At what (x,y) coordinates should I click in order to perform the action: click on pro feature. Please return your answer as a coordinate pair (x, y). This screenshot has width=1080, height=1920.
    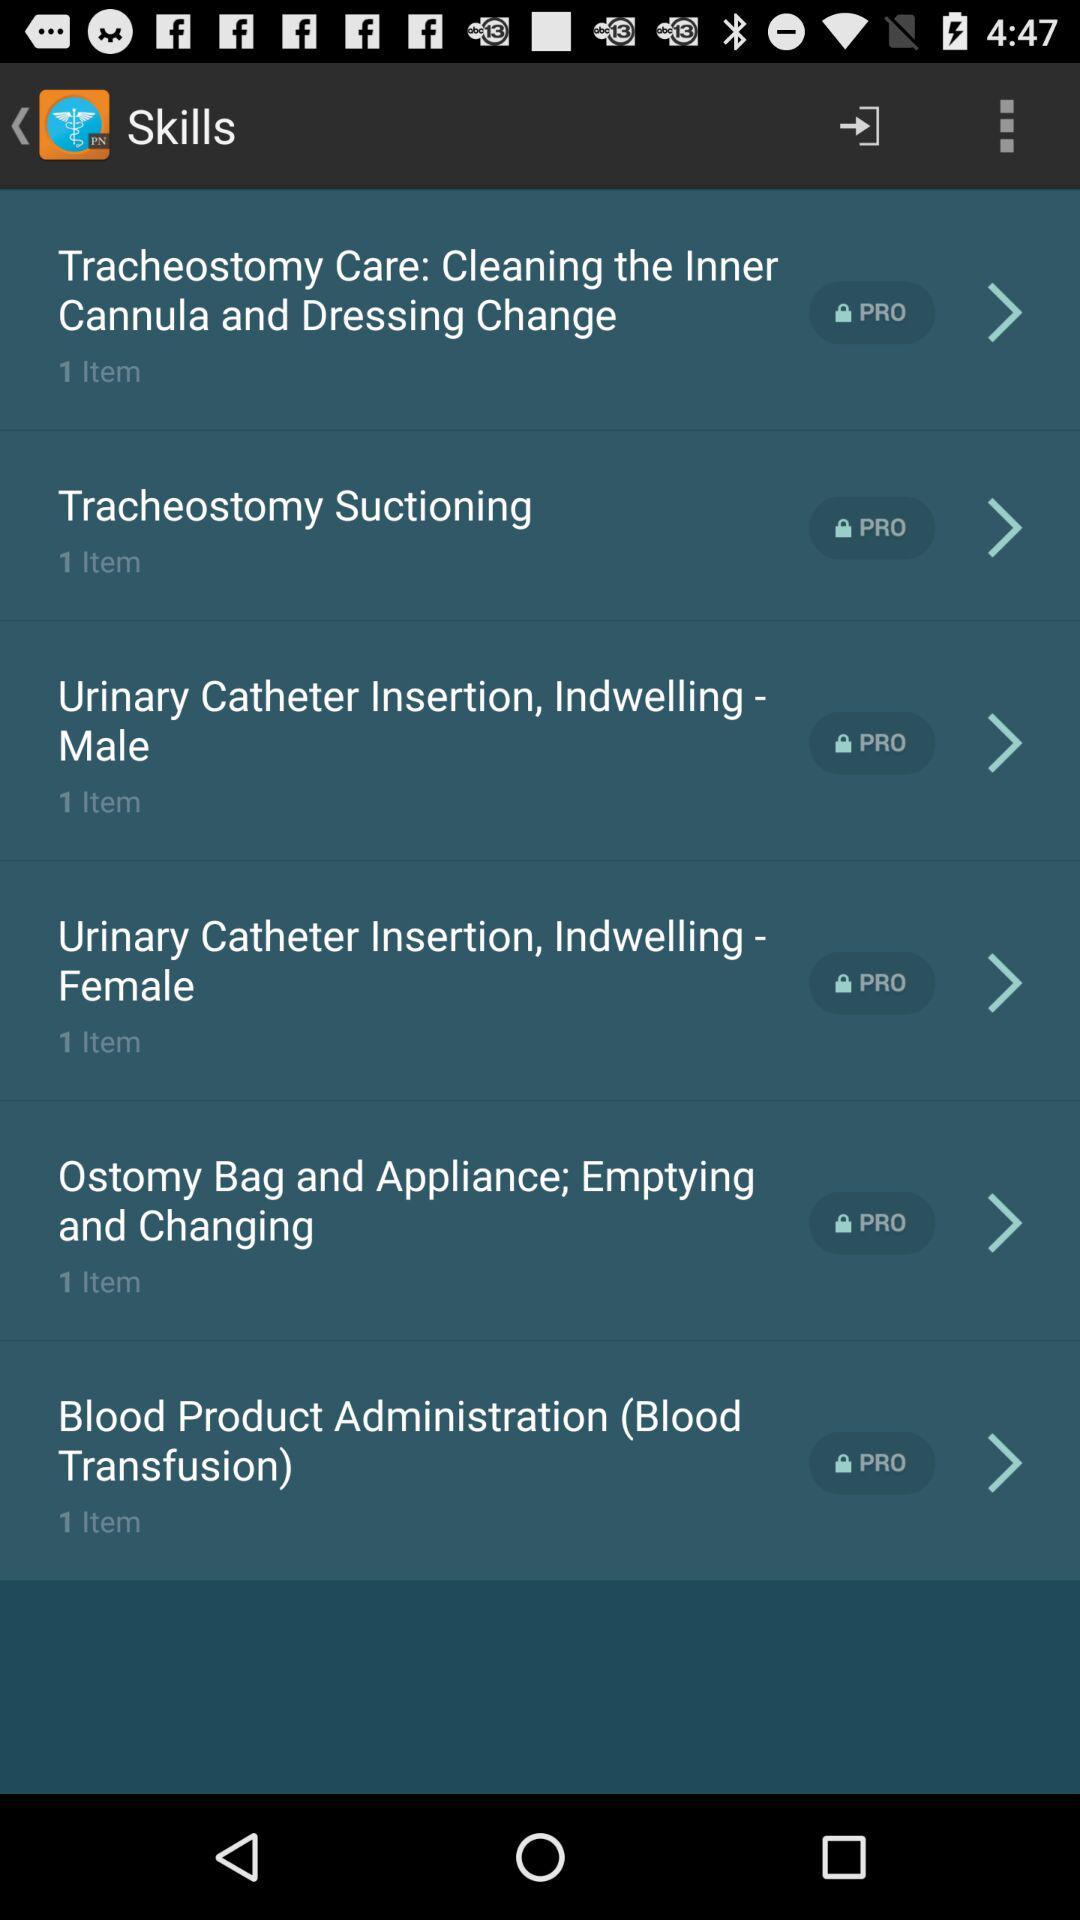
    Looking at the image, I should click on (871, 983).